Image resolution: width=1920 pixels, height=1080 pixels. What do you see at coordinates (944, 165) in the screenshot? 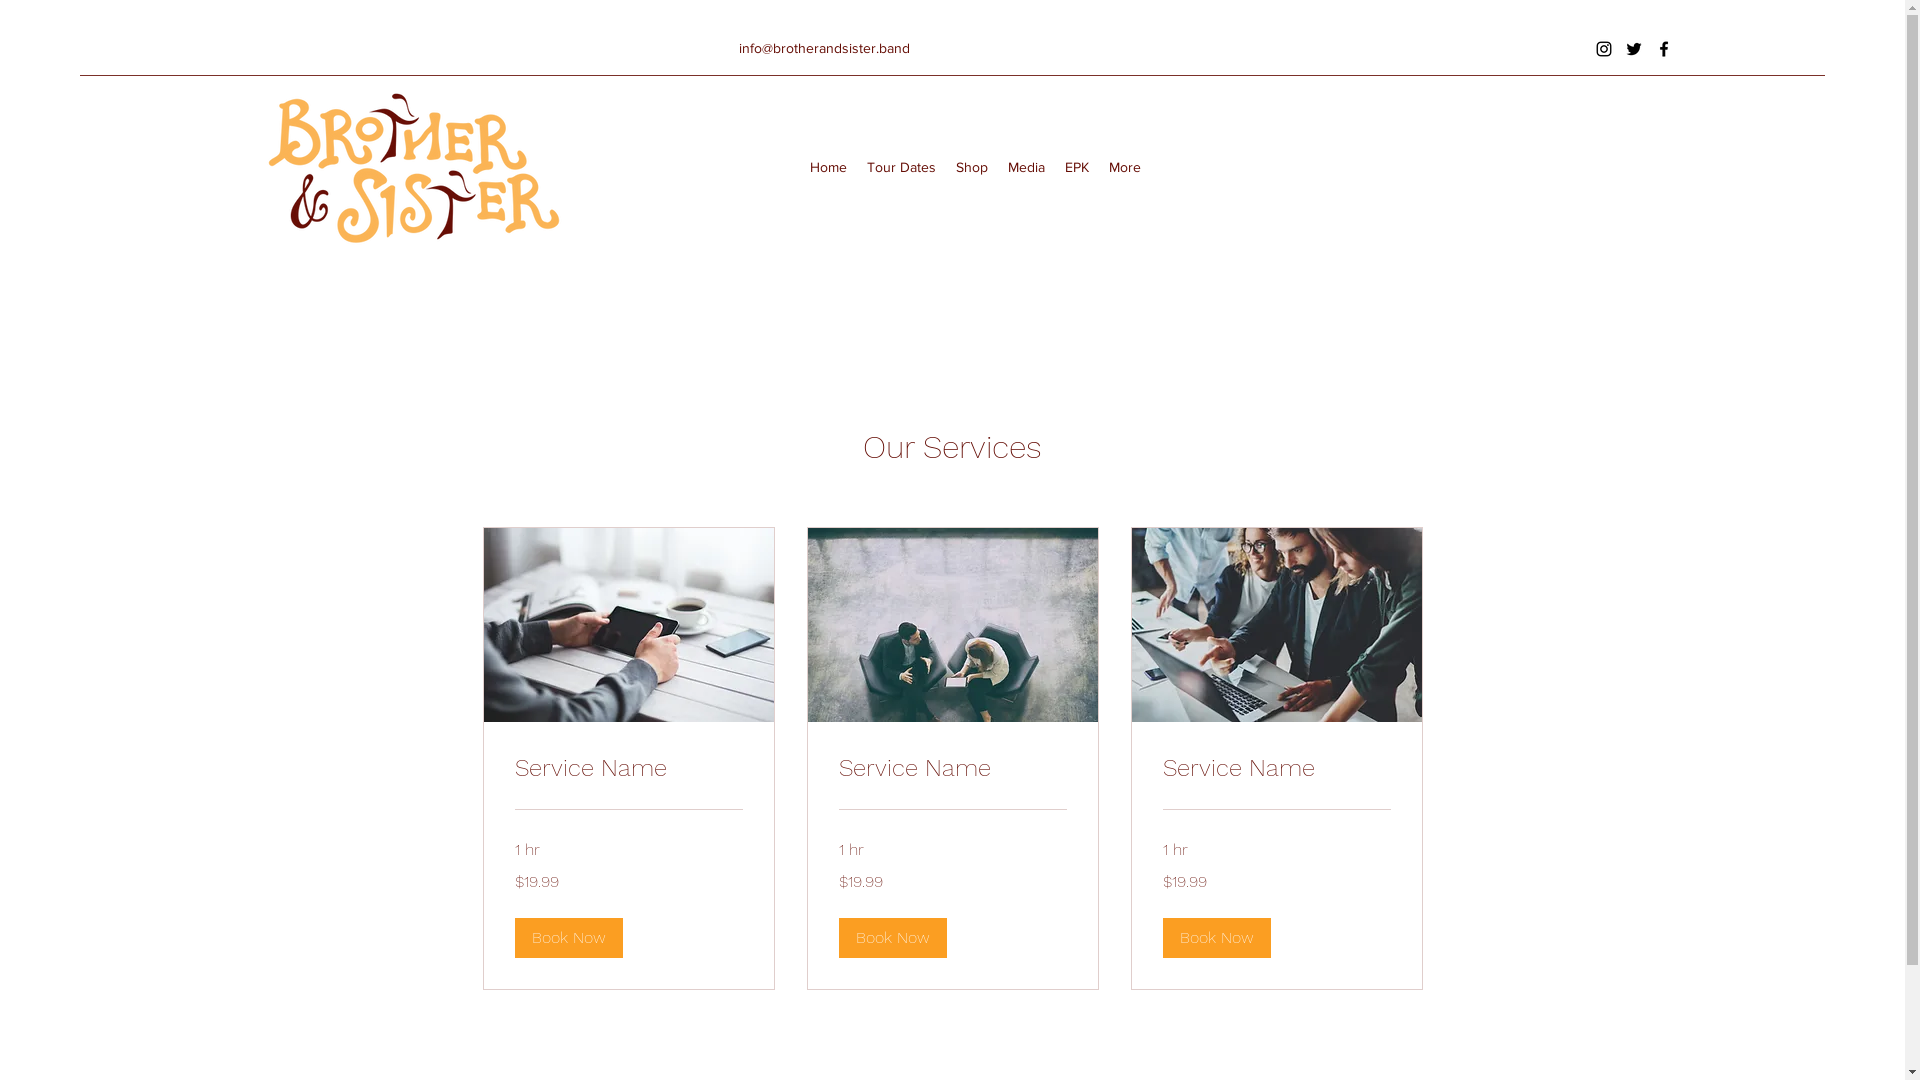
I see `'Shop'` at bounding box center [944, 165].